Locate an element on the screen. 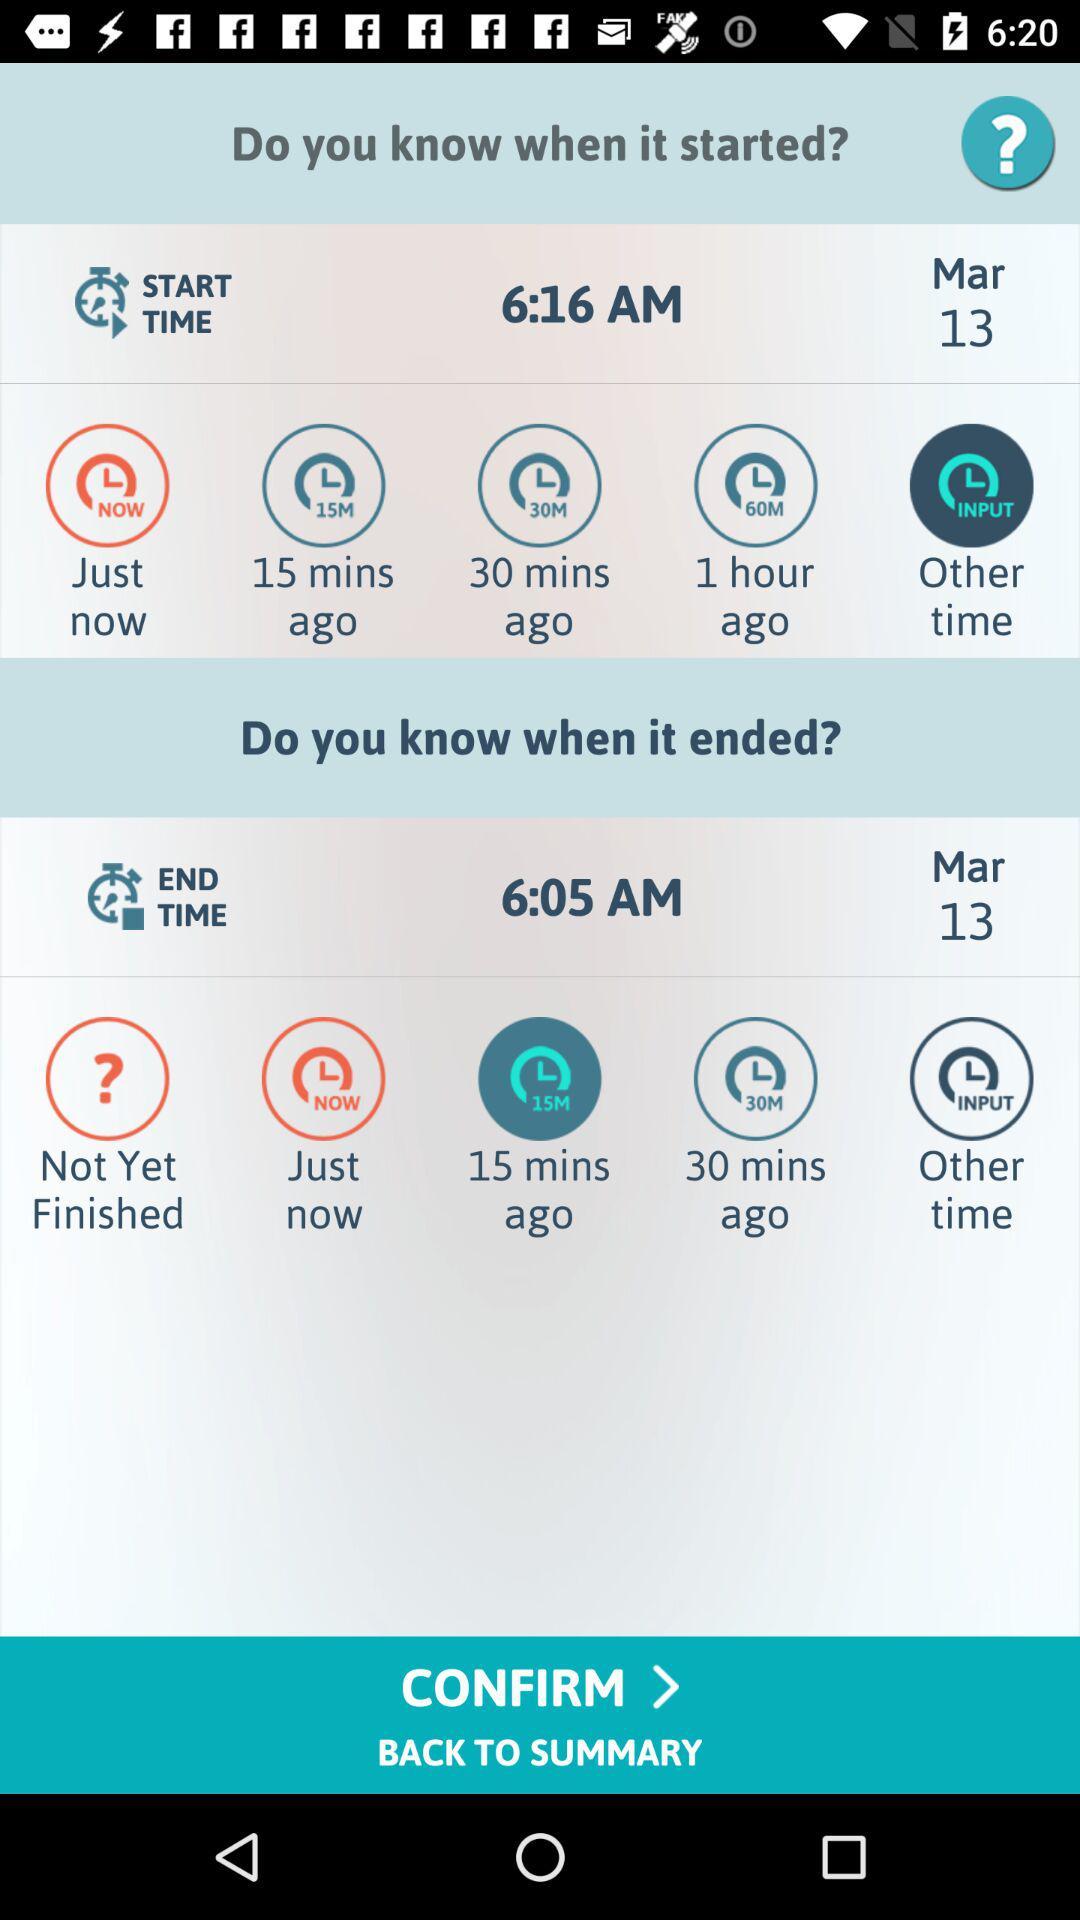 The width and height of the screenshot is (1080, 1920). the time icon is located at coordinates (755, 1077).